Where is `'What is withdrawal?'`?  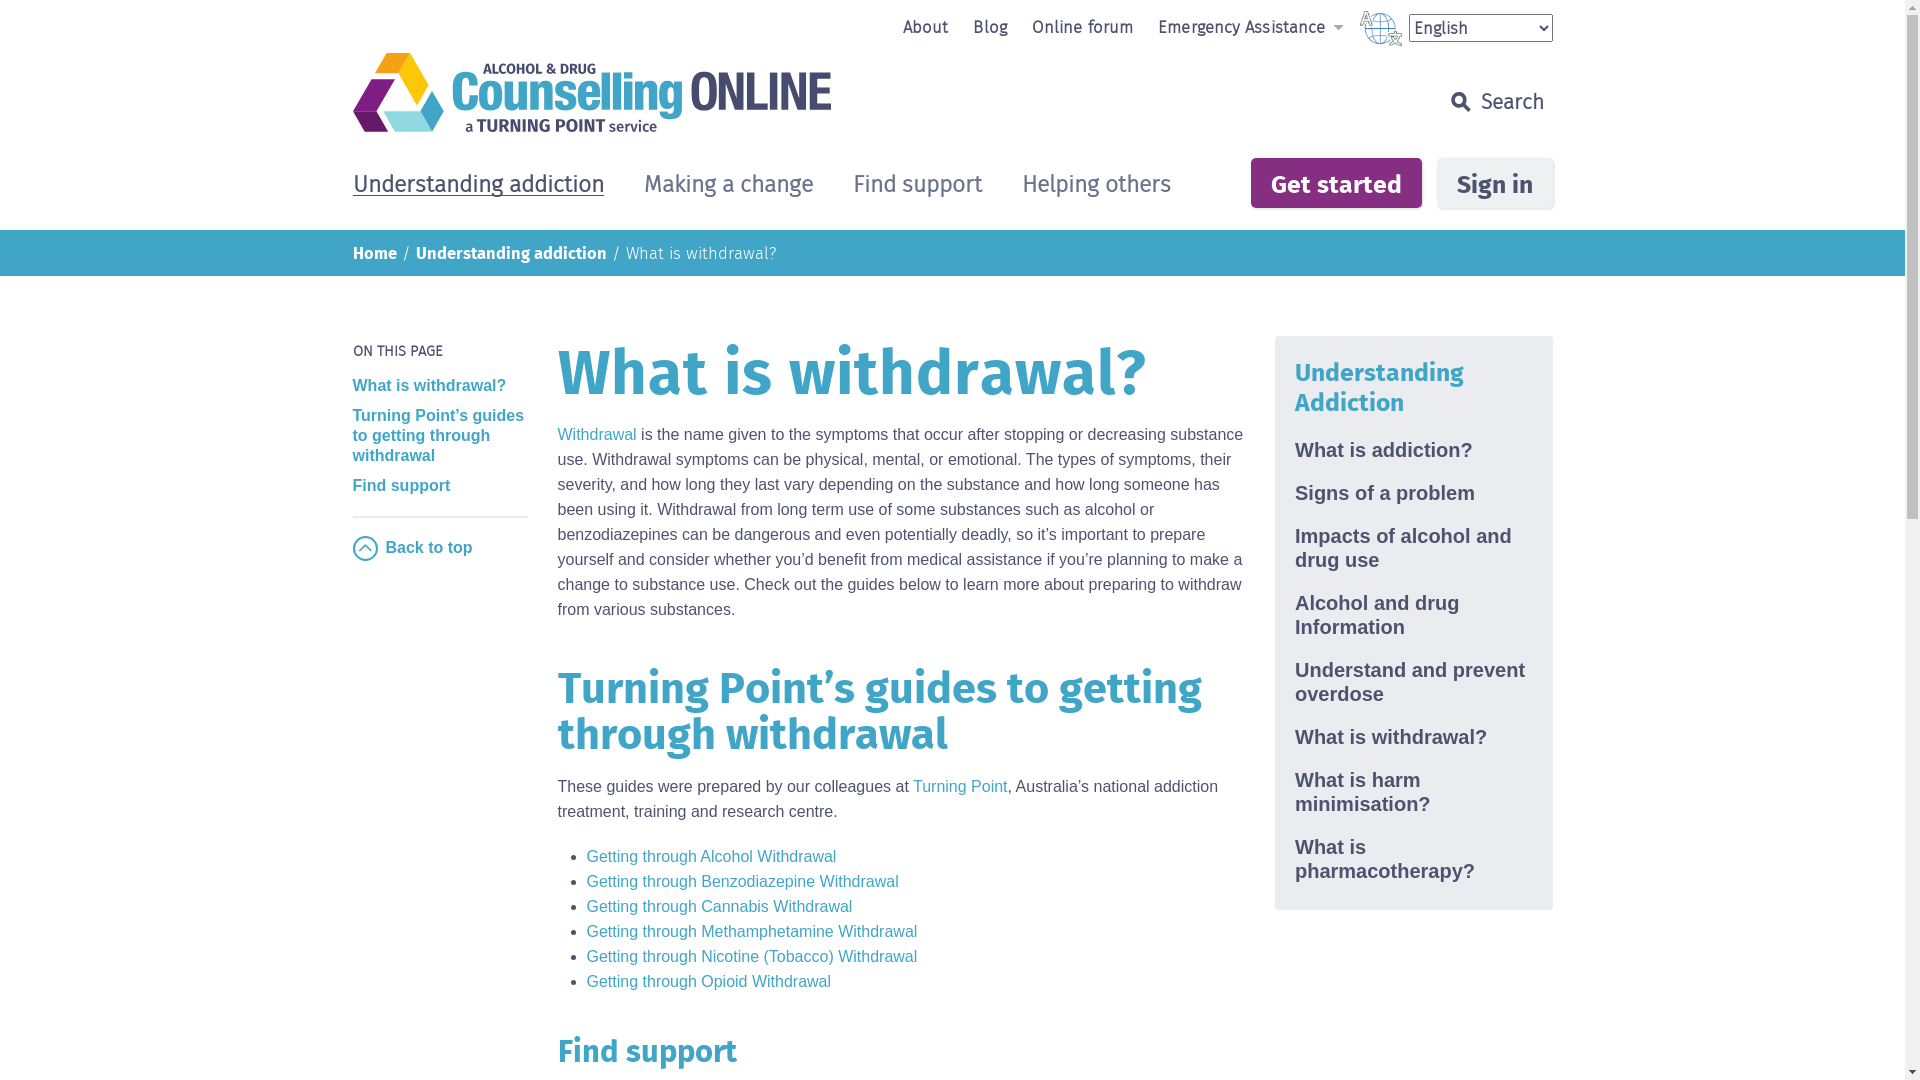 'What is withdrawal?' is located at coordinates (438, 385).